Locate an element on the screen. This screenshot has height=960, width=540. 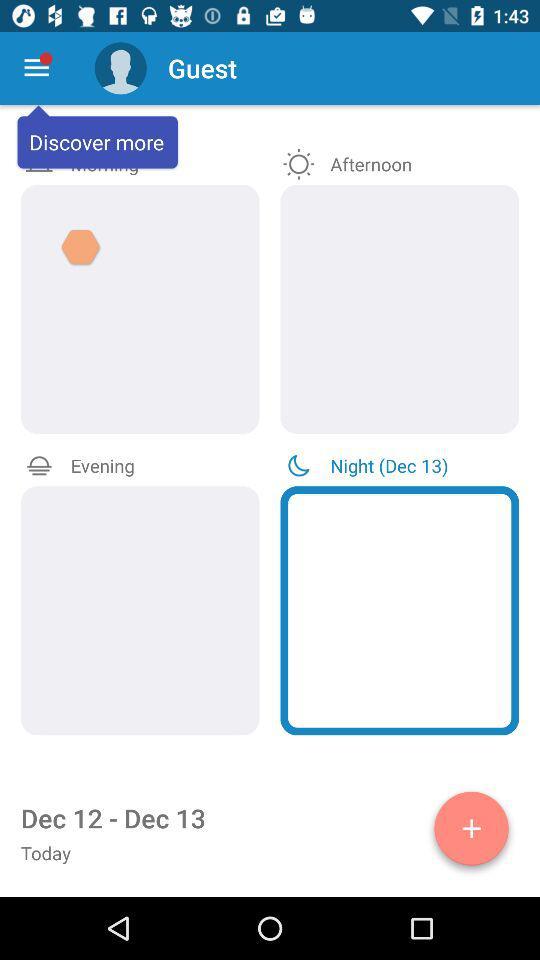
reminder is located at coordinates (471, 832).